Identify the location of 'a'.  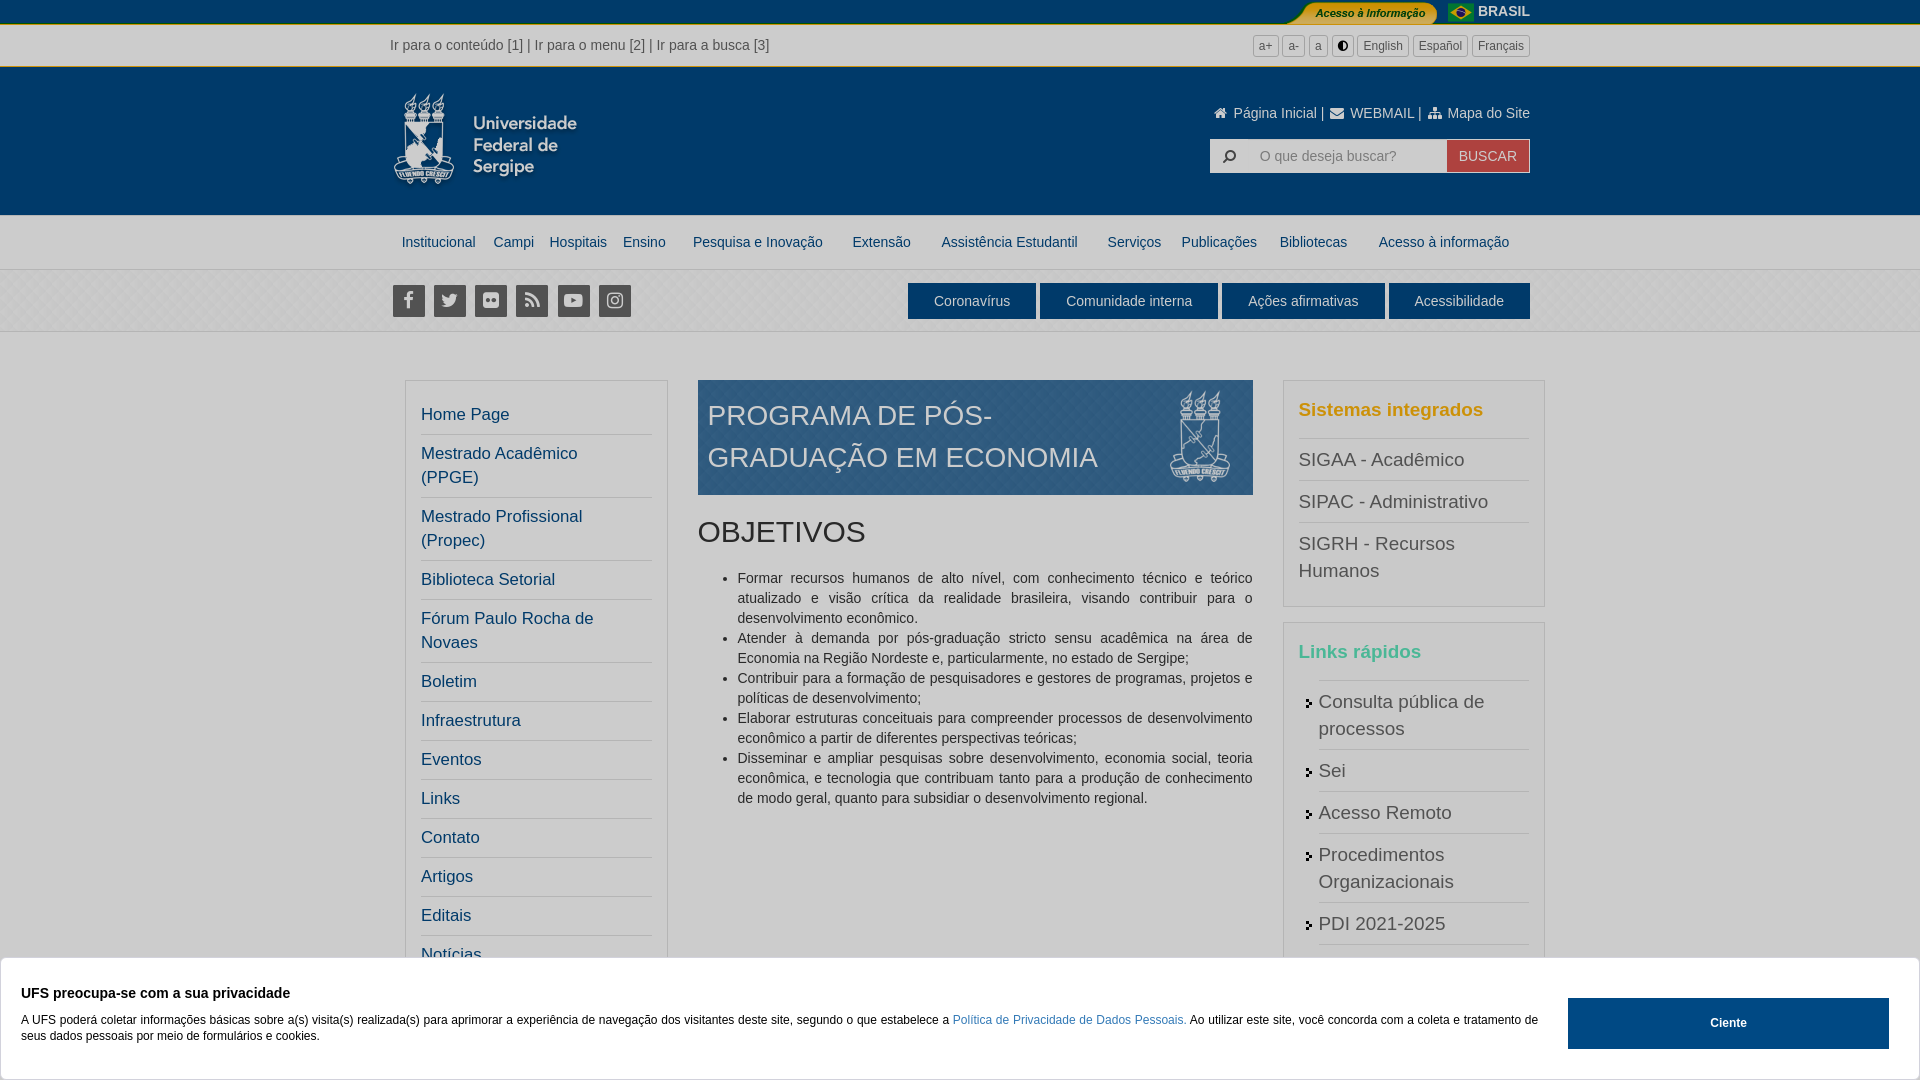
(1318, 45).